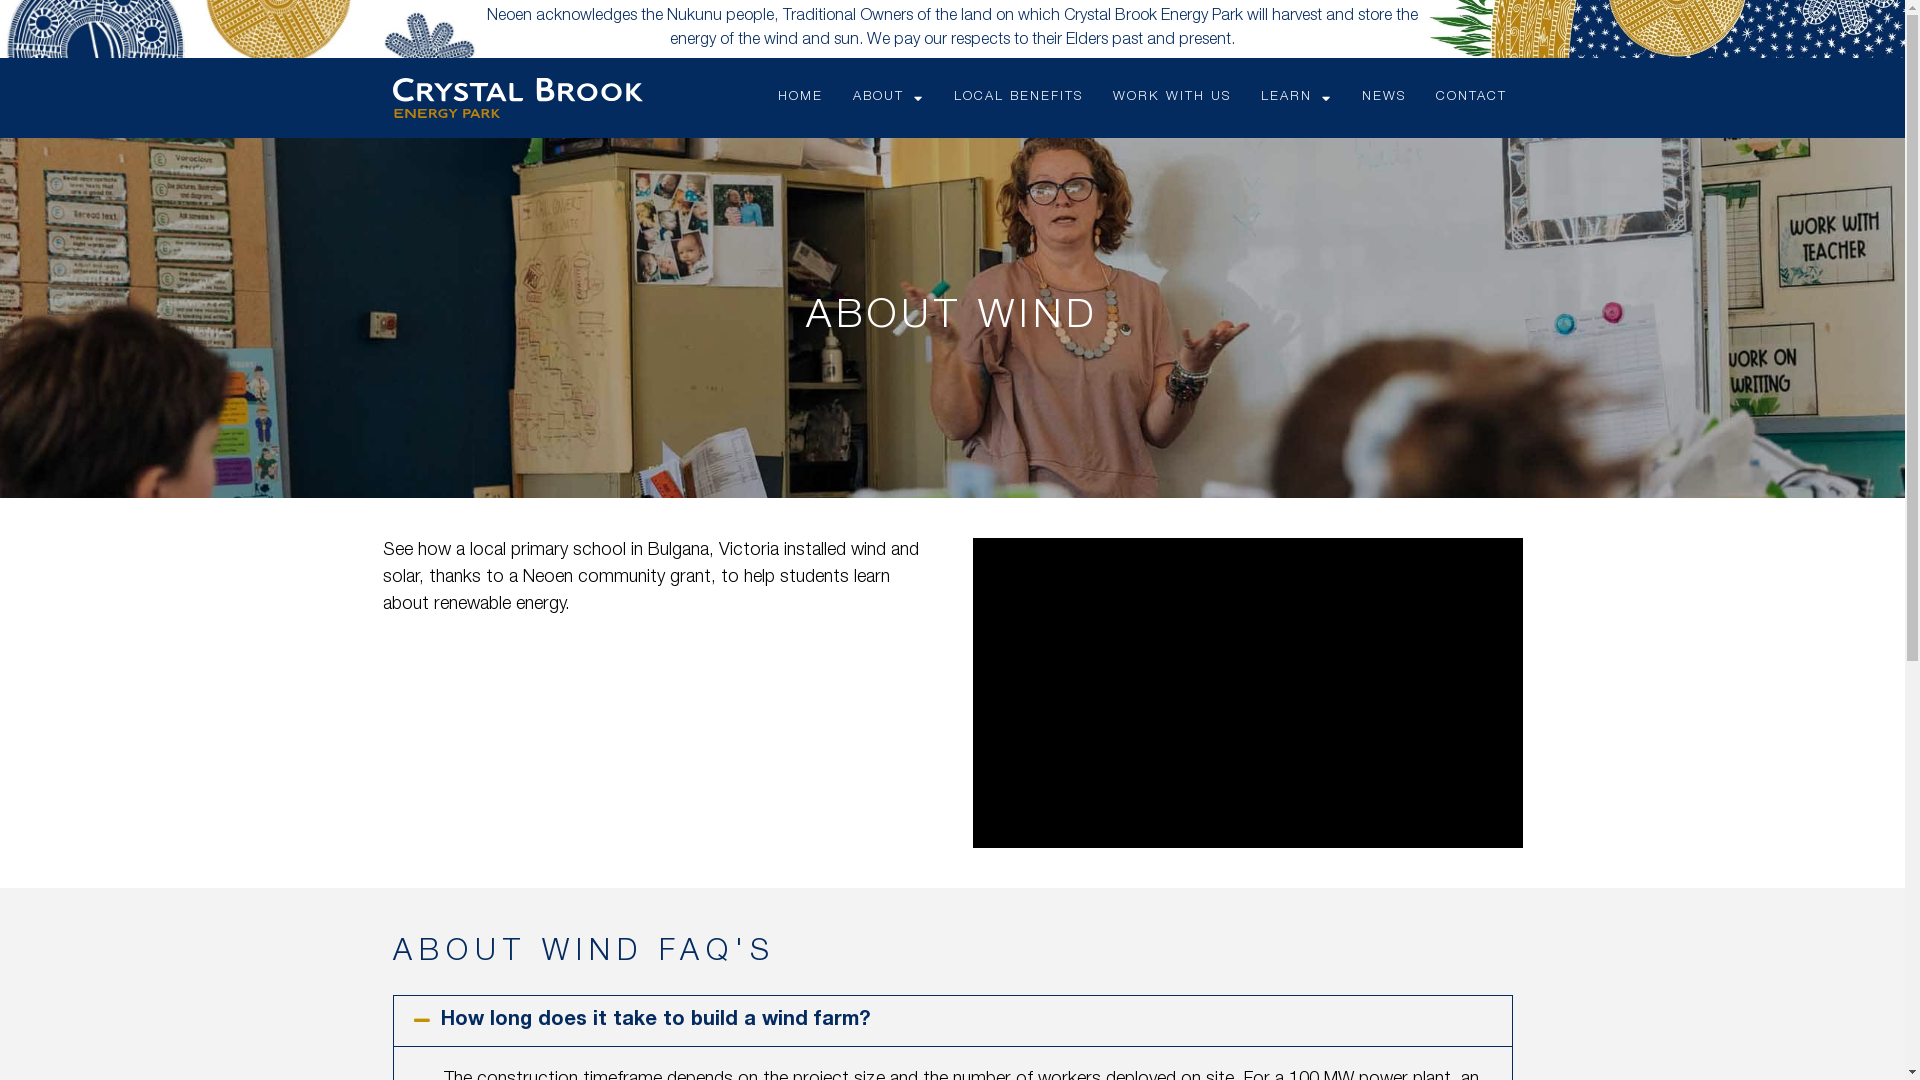  I want to click on 'How long does it take to build a wind farm?', so click(654, 1021).